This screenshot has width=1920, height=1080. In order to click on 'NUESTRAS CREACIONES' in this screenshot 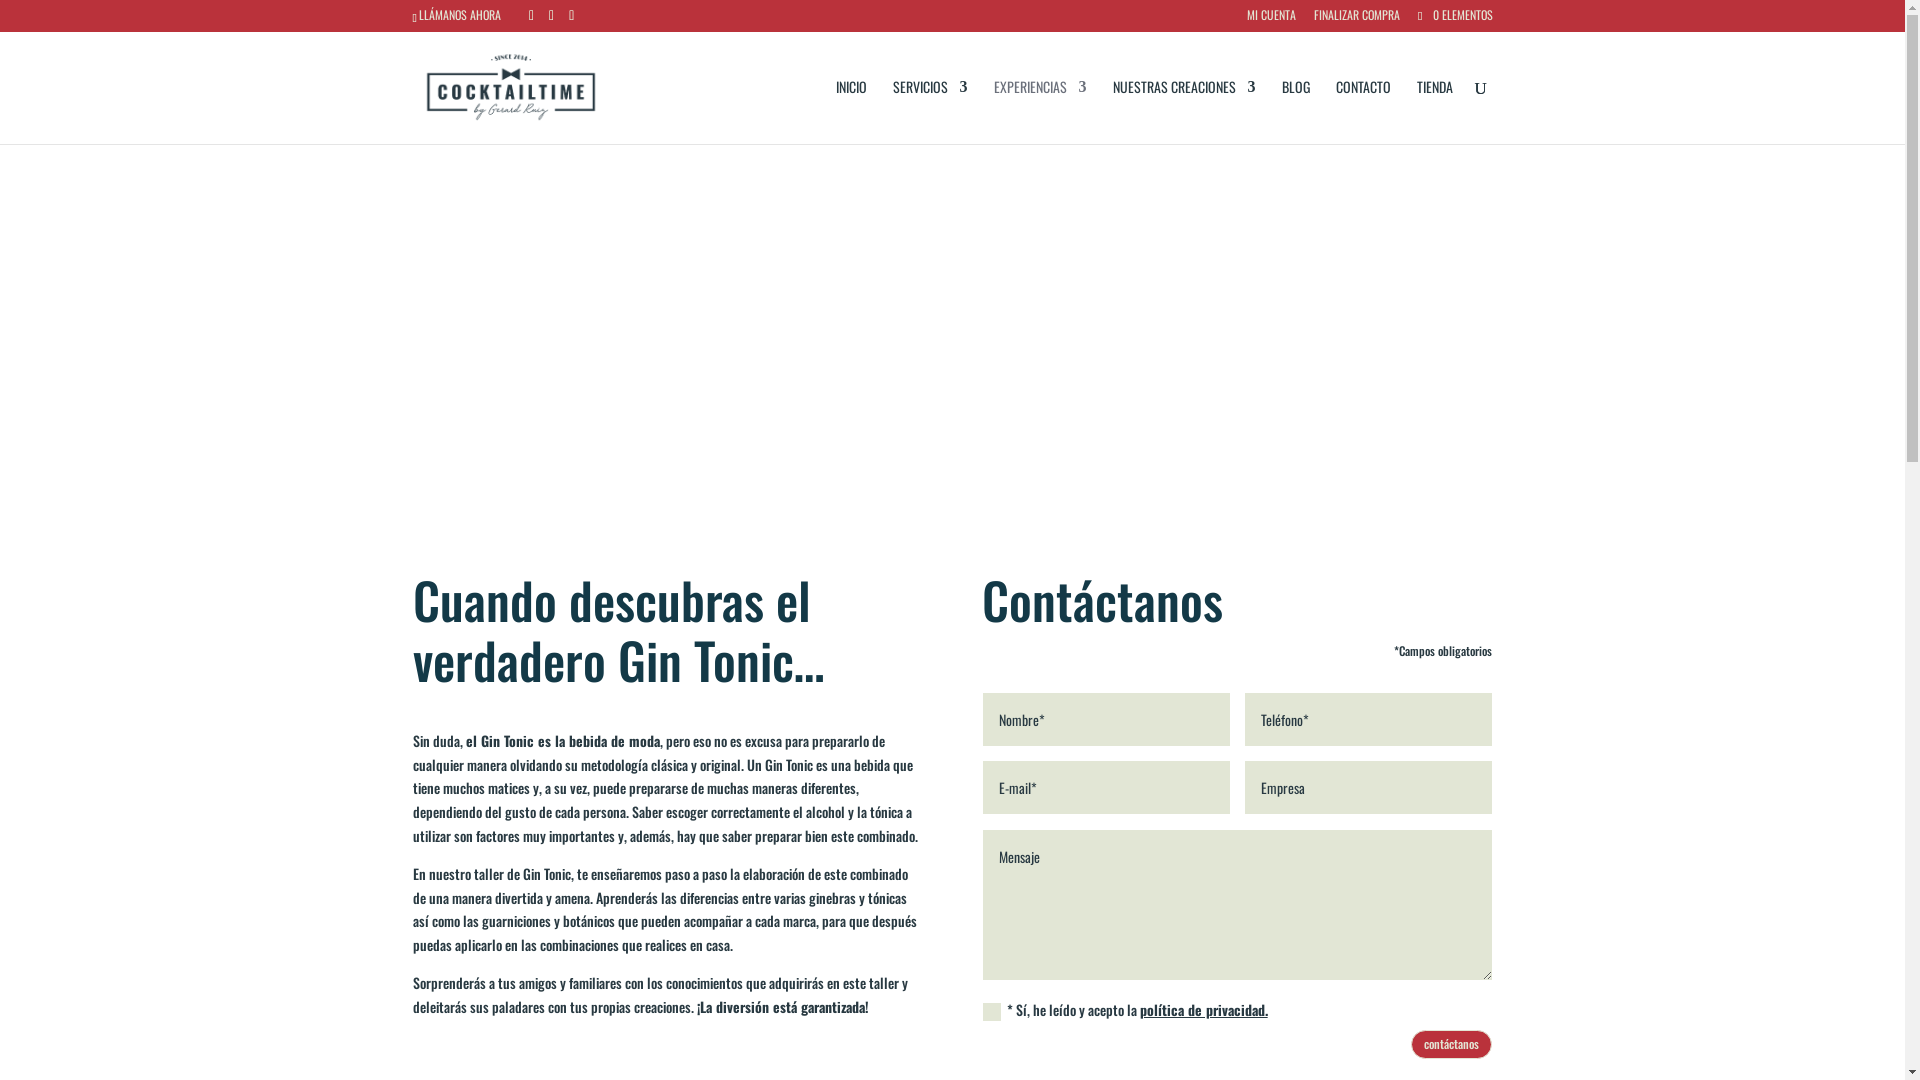, I will do `click(1111, 111)`.